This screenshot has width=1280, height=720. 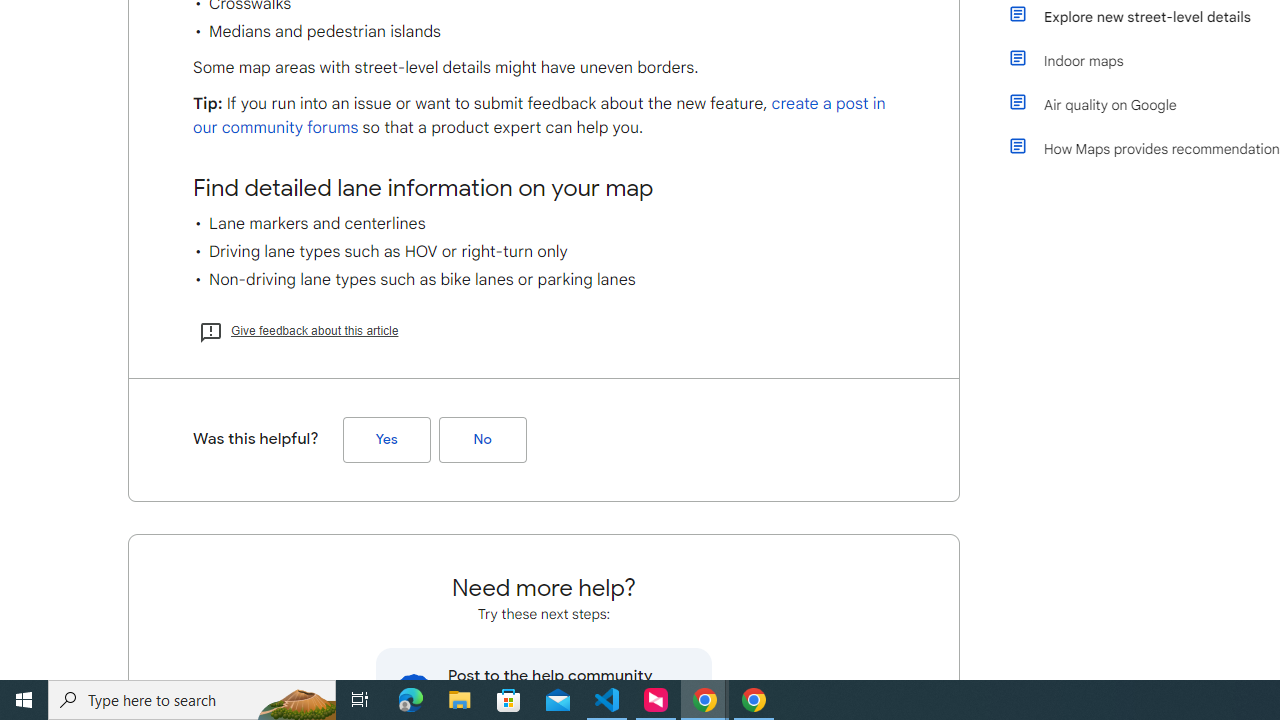 I want to click on 'No (Was this helpful?)', so click(x=482, y=438).